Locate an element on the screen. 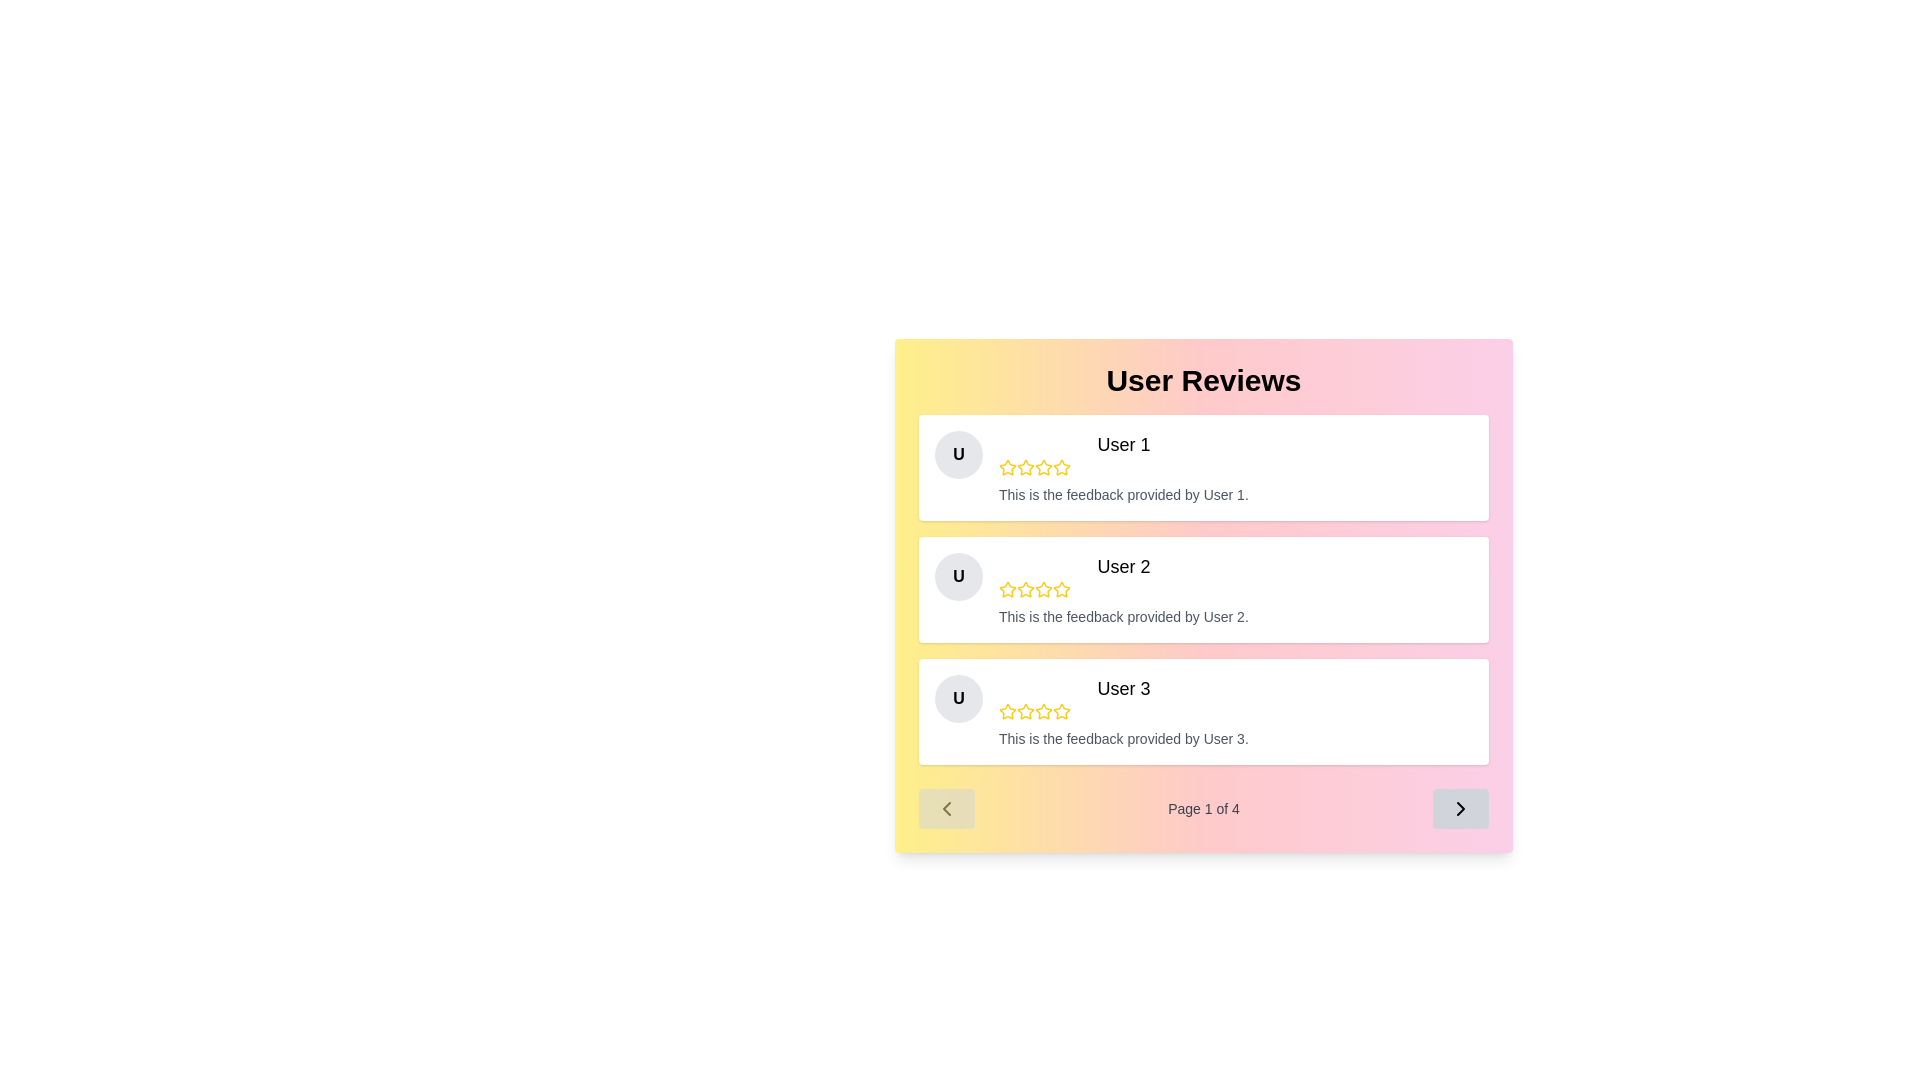 The image size is (1920, 1080). the second star icon in the user rating system located below 'User 2' and above the feedback text is located at coordinates (1008, 588).